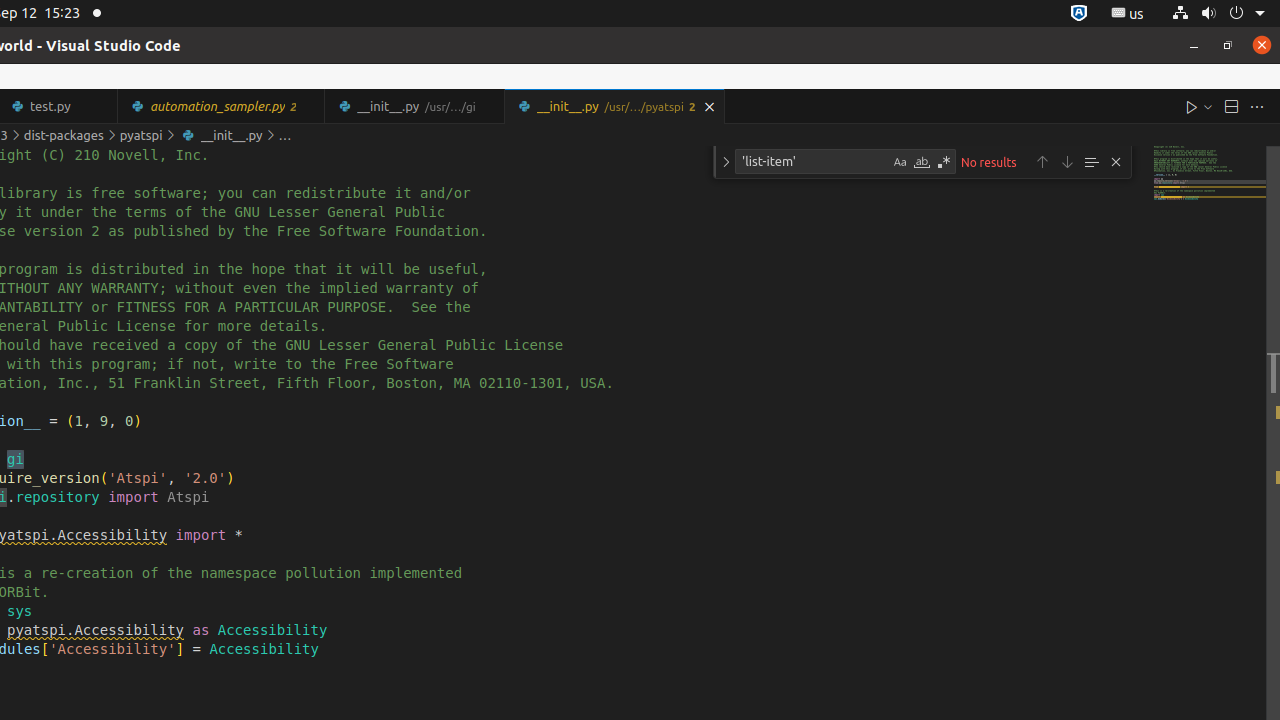 This screenshot has height=720, width=1280. What do you see at coordinates (898, 161) in the screenshot?
I see `'Match Case (Alt+C)'` at bounding box center [898, 161].